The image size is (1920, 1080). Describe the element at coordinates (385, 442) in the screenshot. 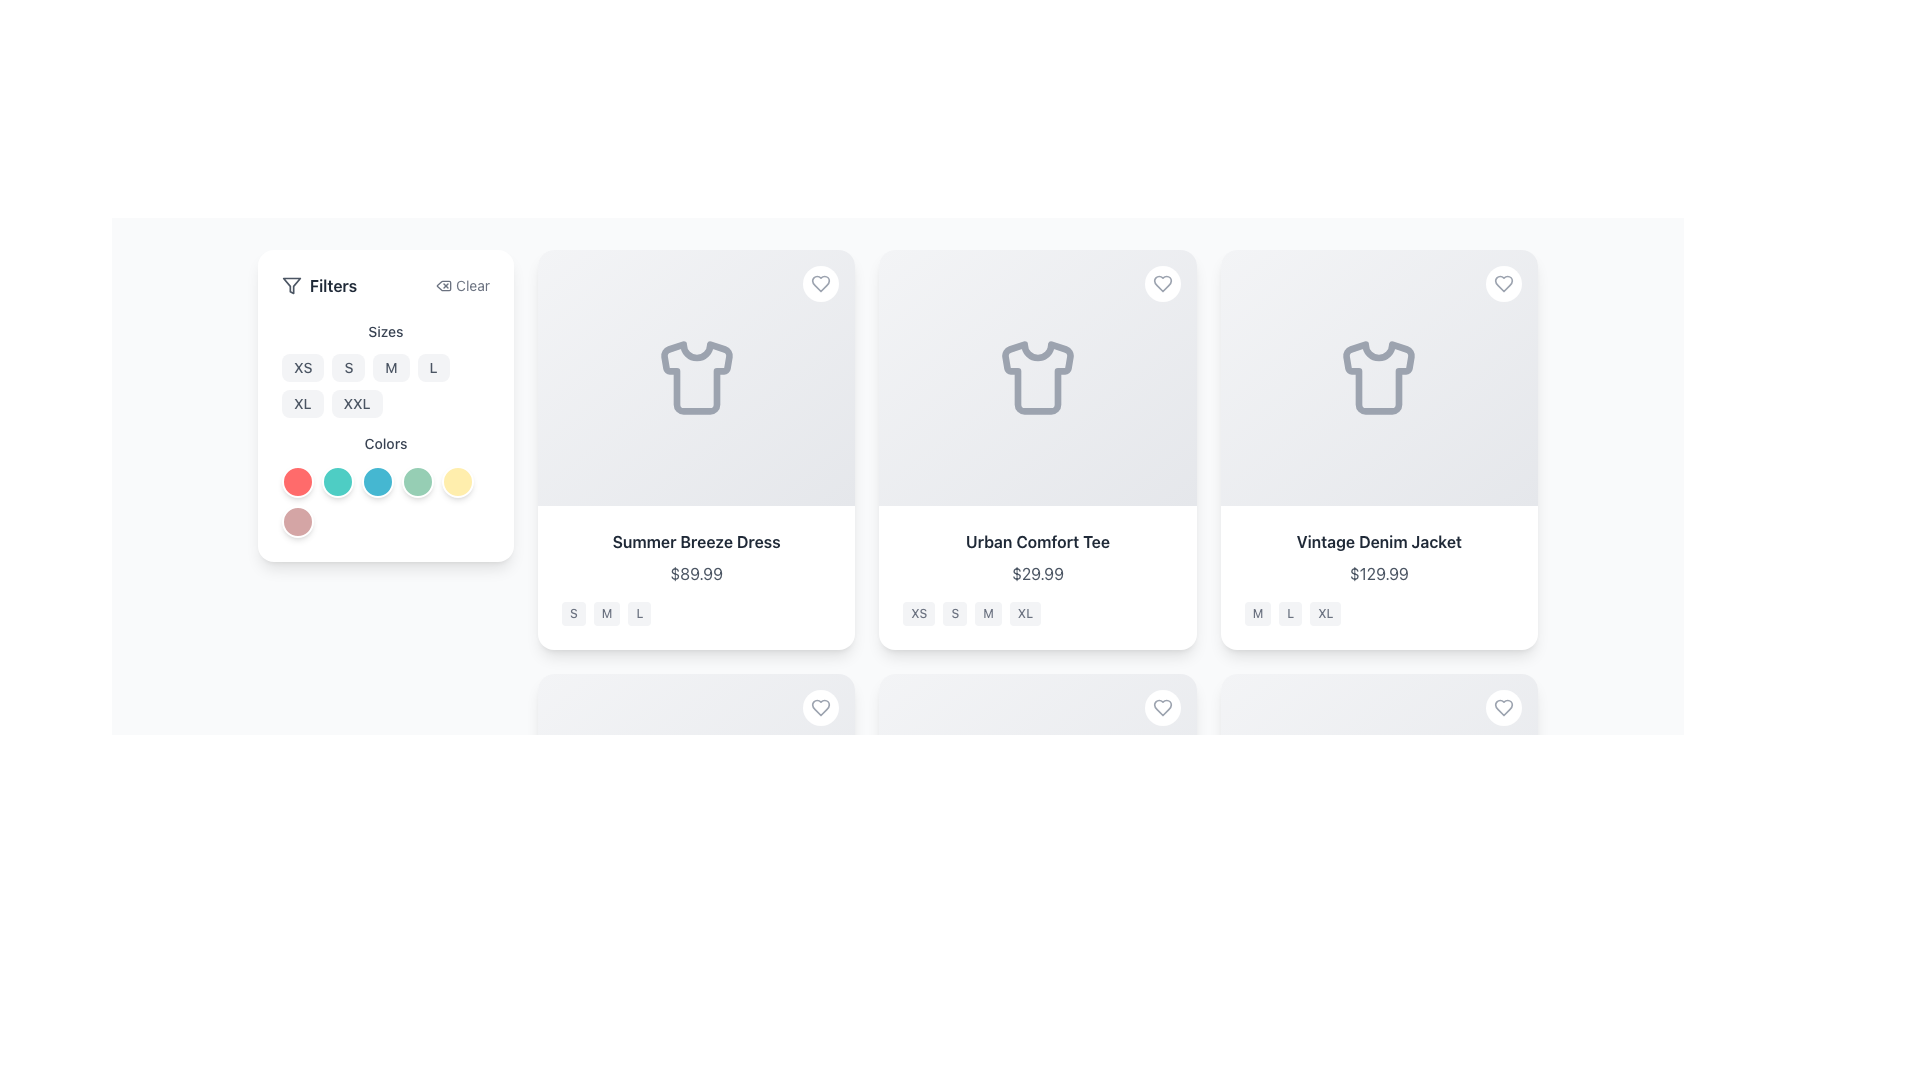

I see `the 'Colors' text label, which is styled with a small font size, medium weight, and gray coloring, located in the filtering interface above the color selection buttons` at that location.